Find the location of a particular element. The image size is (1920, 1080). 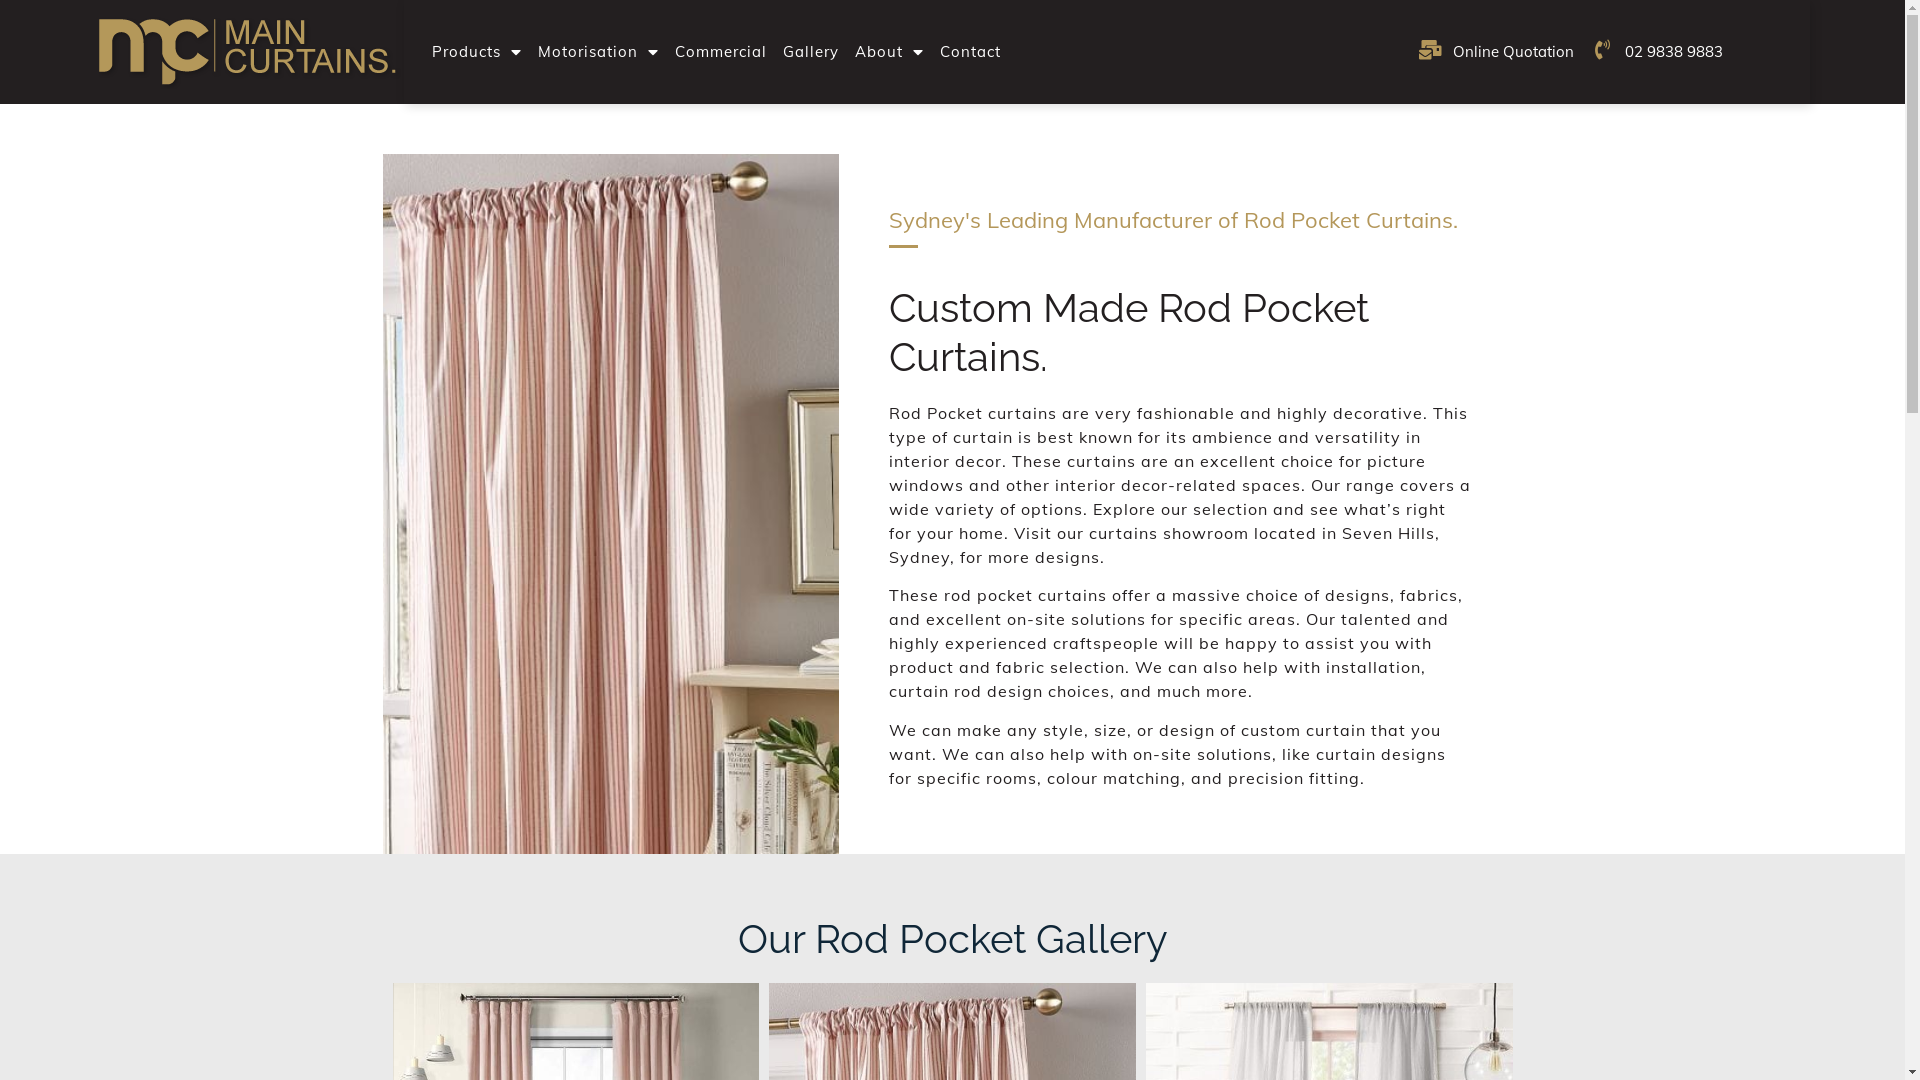

'Motorisation' is located at coordinates (529, 50).